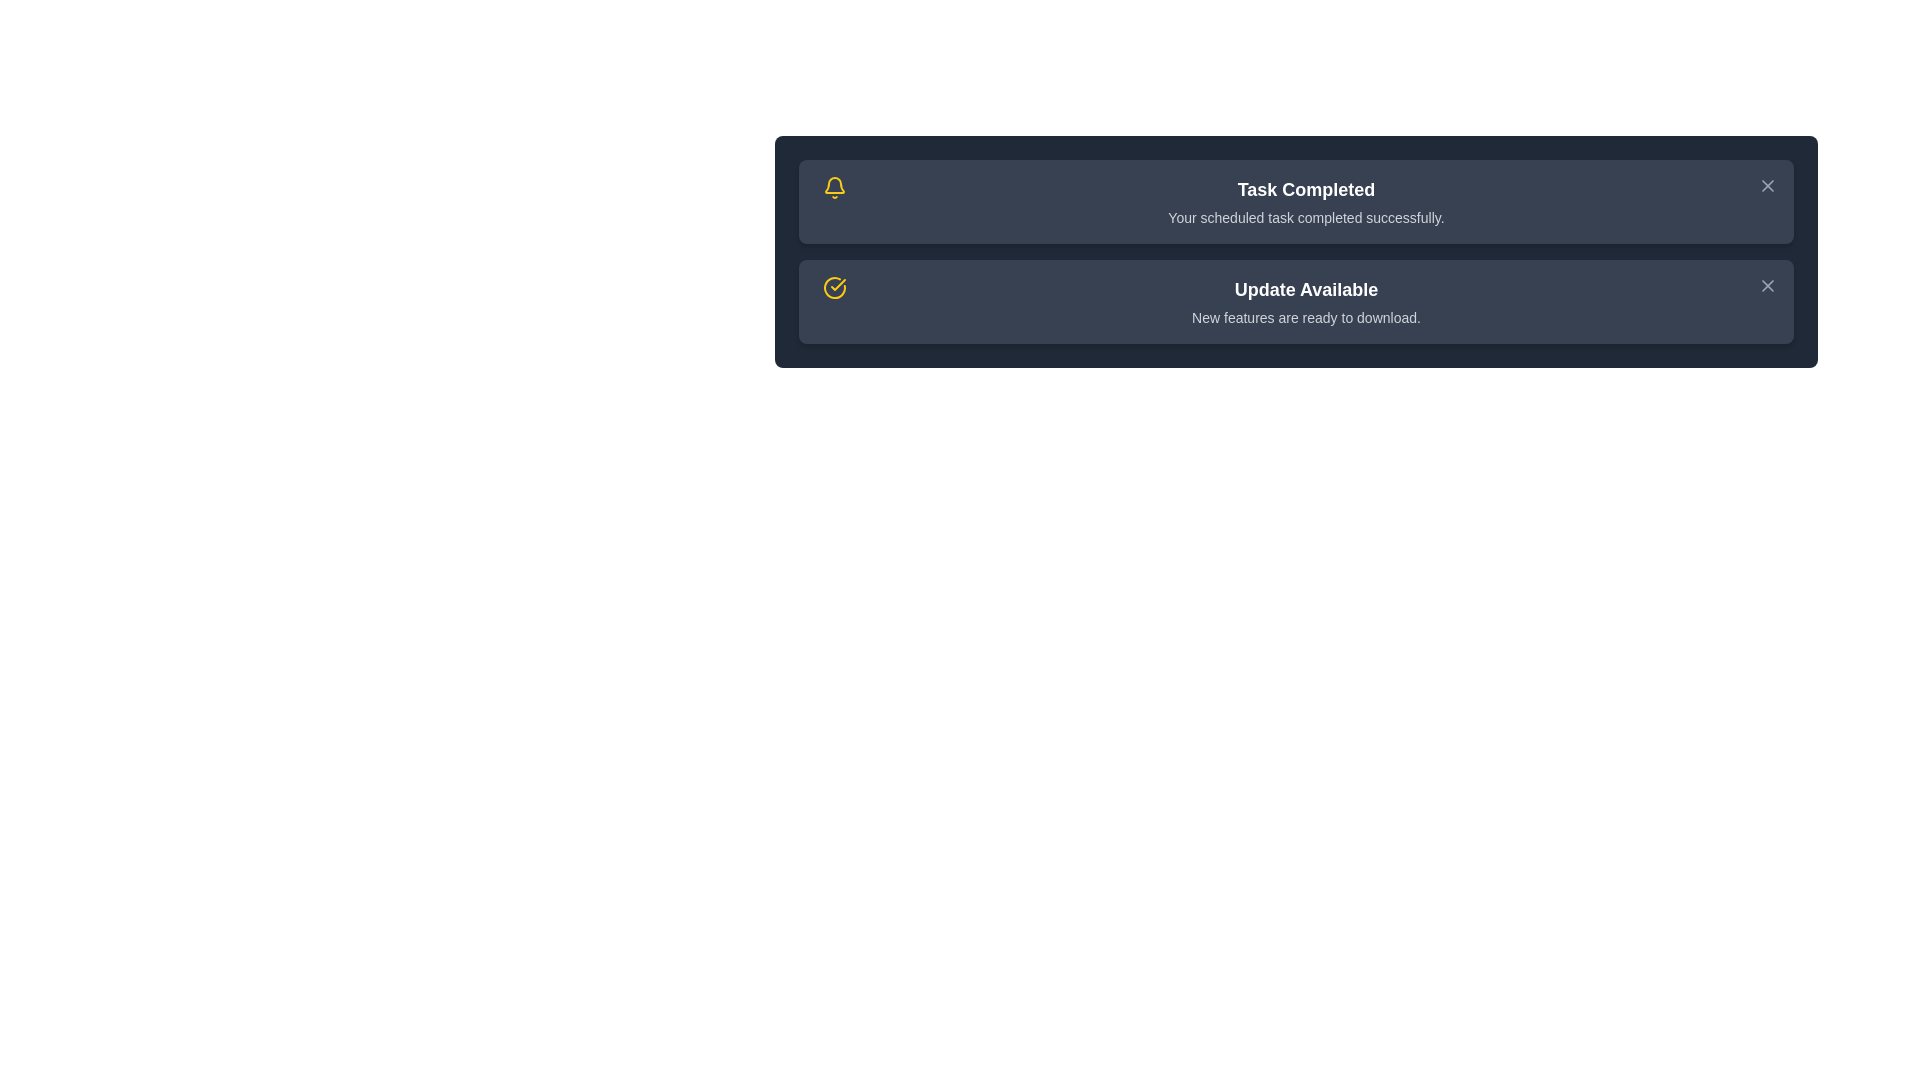 The image size is (1920, 1080). I want to click on the close button to dismiss the event, so click(1767, 185).